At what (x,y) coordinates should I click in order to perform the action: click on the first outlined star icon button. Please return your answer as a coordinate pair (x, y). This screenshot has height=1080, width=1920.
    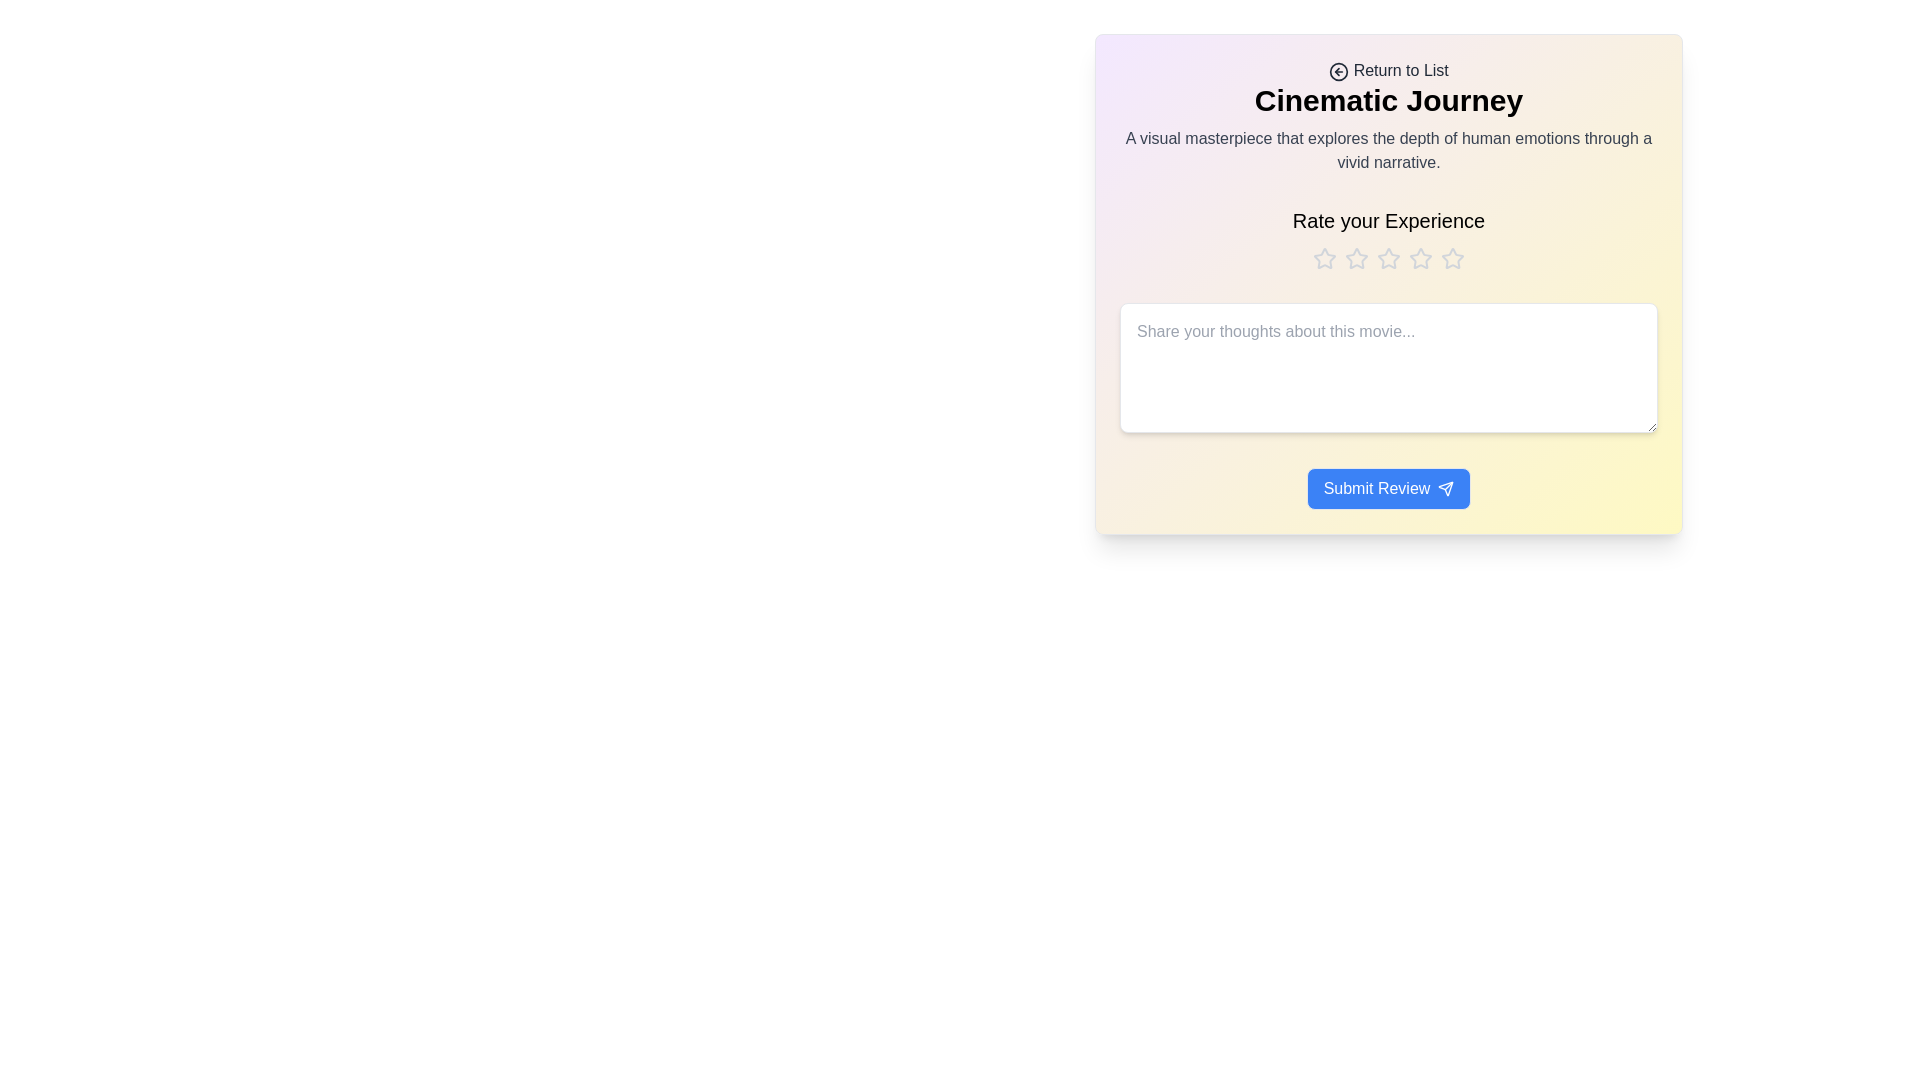
    Looking at the image, I should click on (1324, 257).